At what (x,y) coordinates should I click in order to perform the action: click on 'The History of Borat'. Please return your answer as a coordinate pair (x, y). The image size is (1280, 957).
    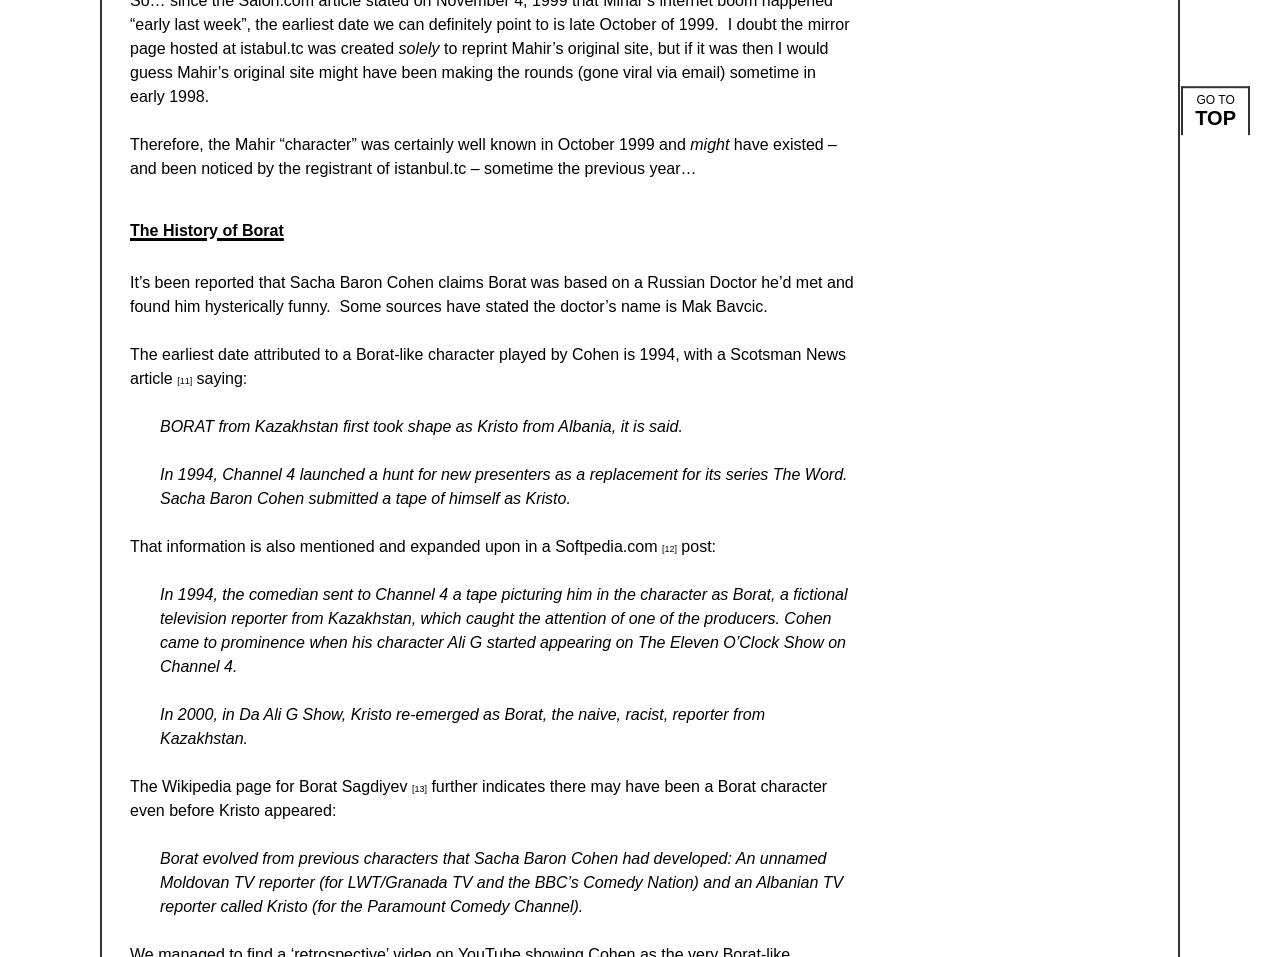
    Looking at the image, I should click on (129, 228).